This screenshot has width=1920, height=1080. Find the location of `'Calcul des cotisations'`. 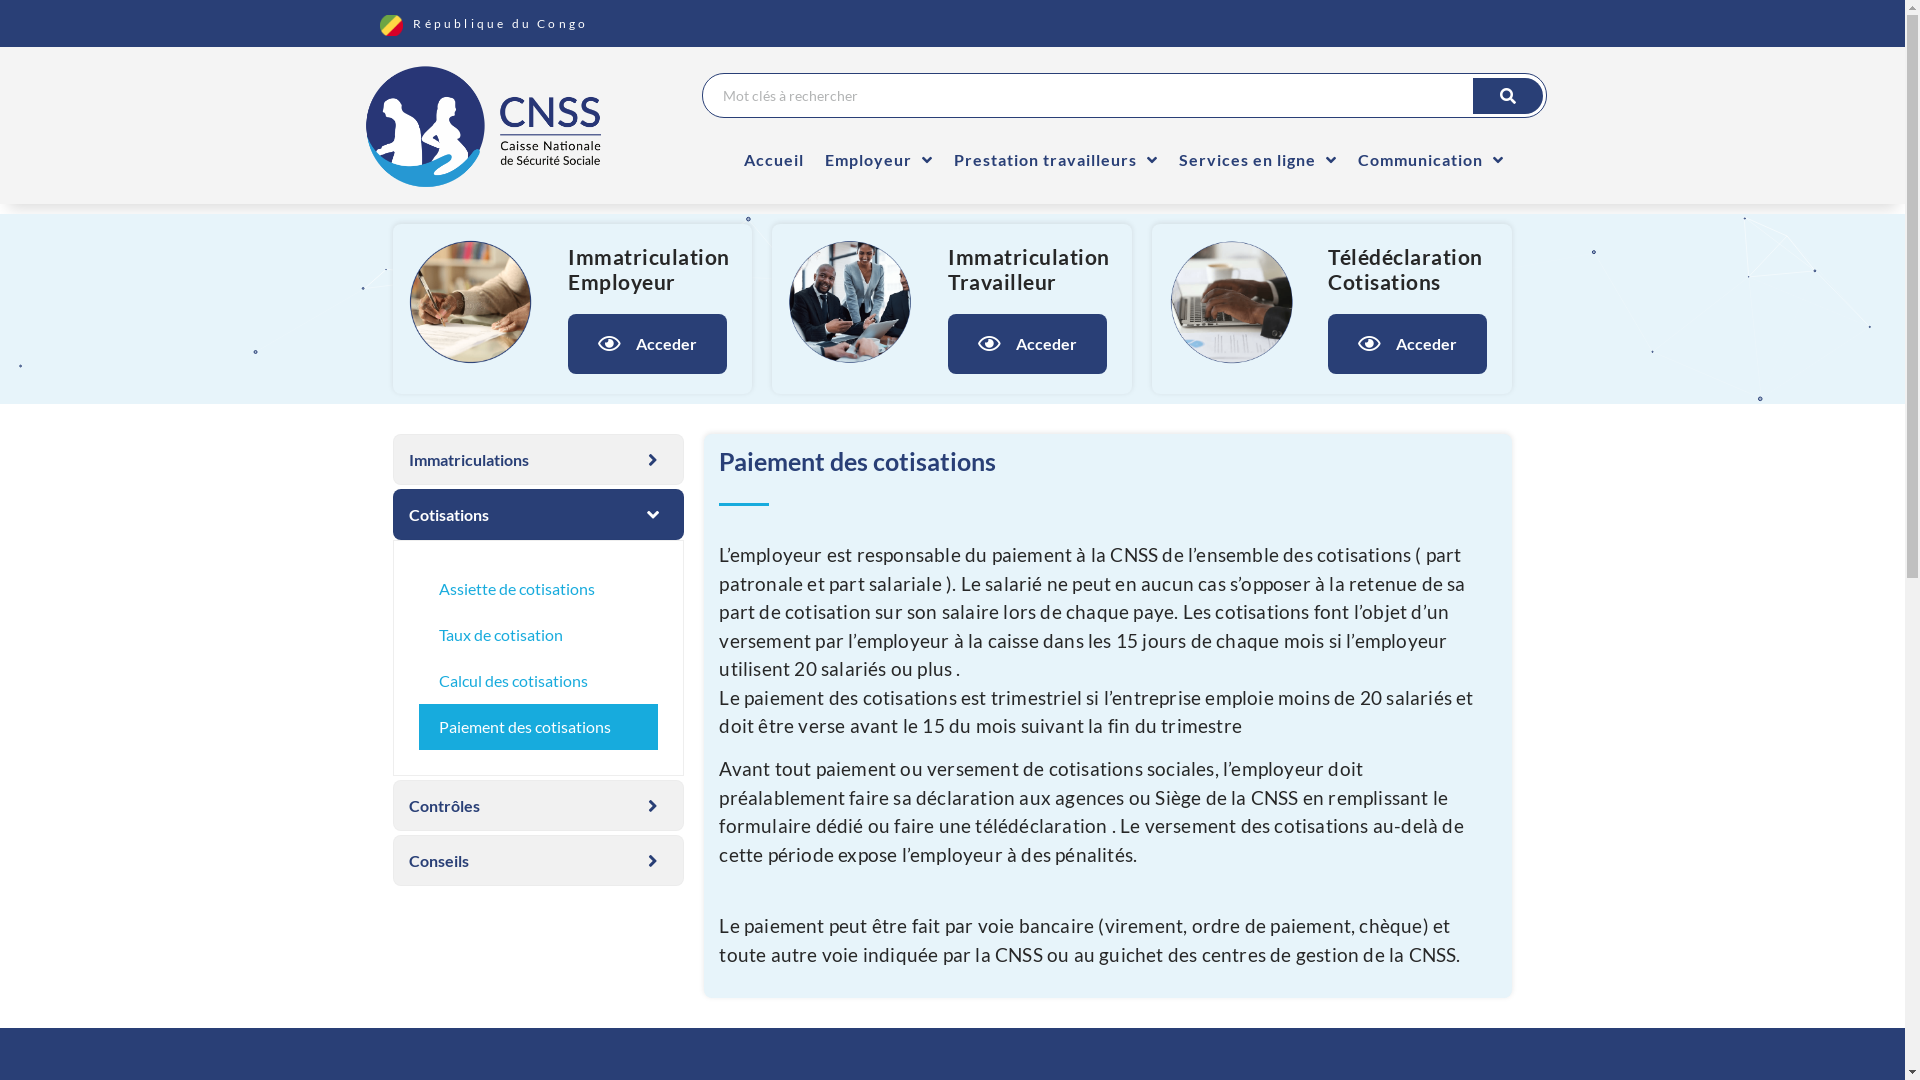

'Calcul des cotisations' is located at coordinates (537, 680).